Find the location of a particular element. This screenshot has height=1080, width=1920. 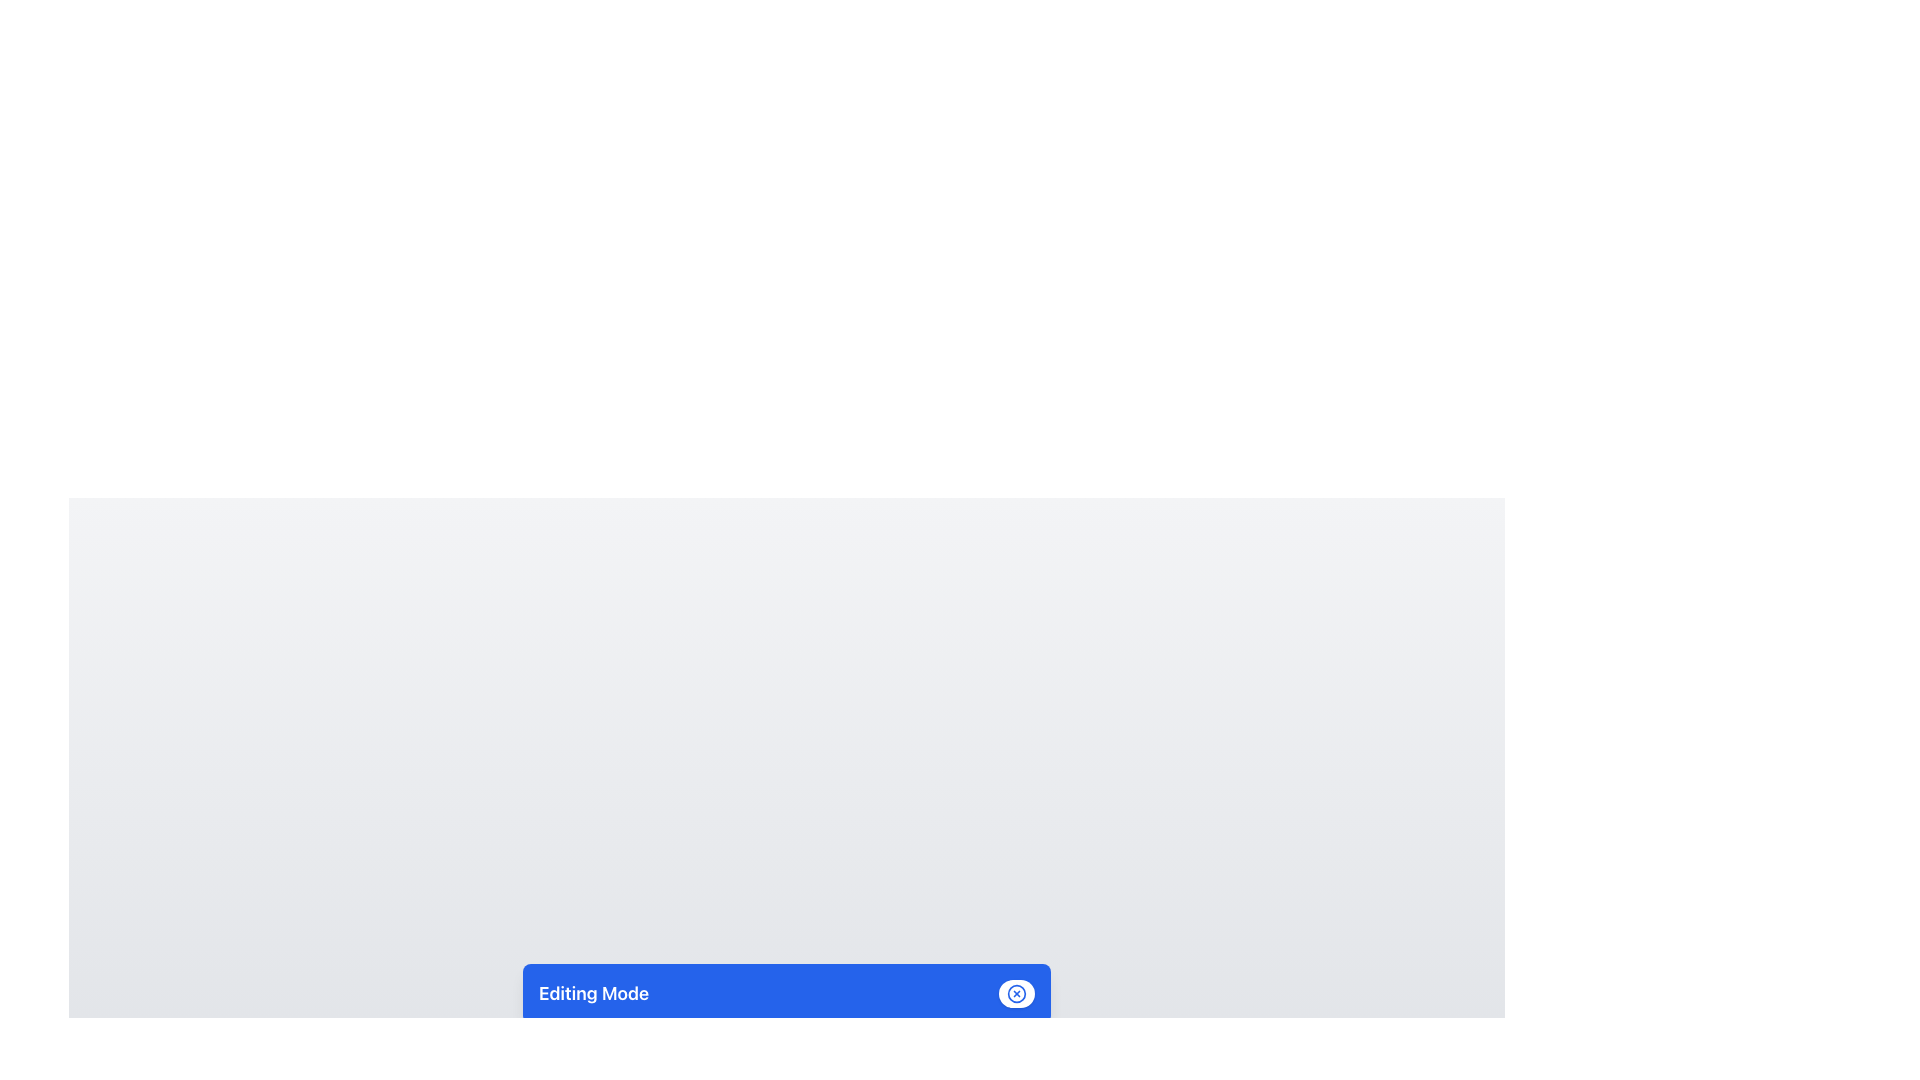

the button located on the right edge of the blue bar labeled 'Editing Mode' is located at coordinates (1017, 994).